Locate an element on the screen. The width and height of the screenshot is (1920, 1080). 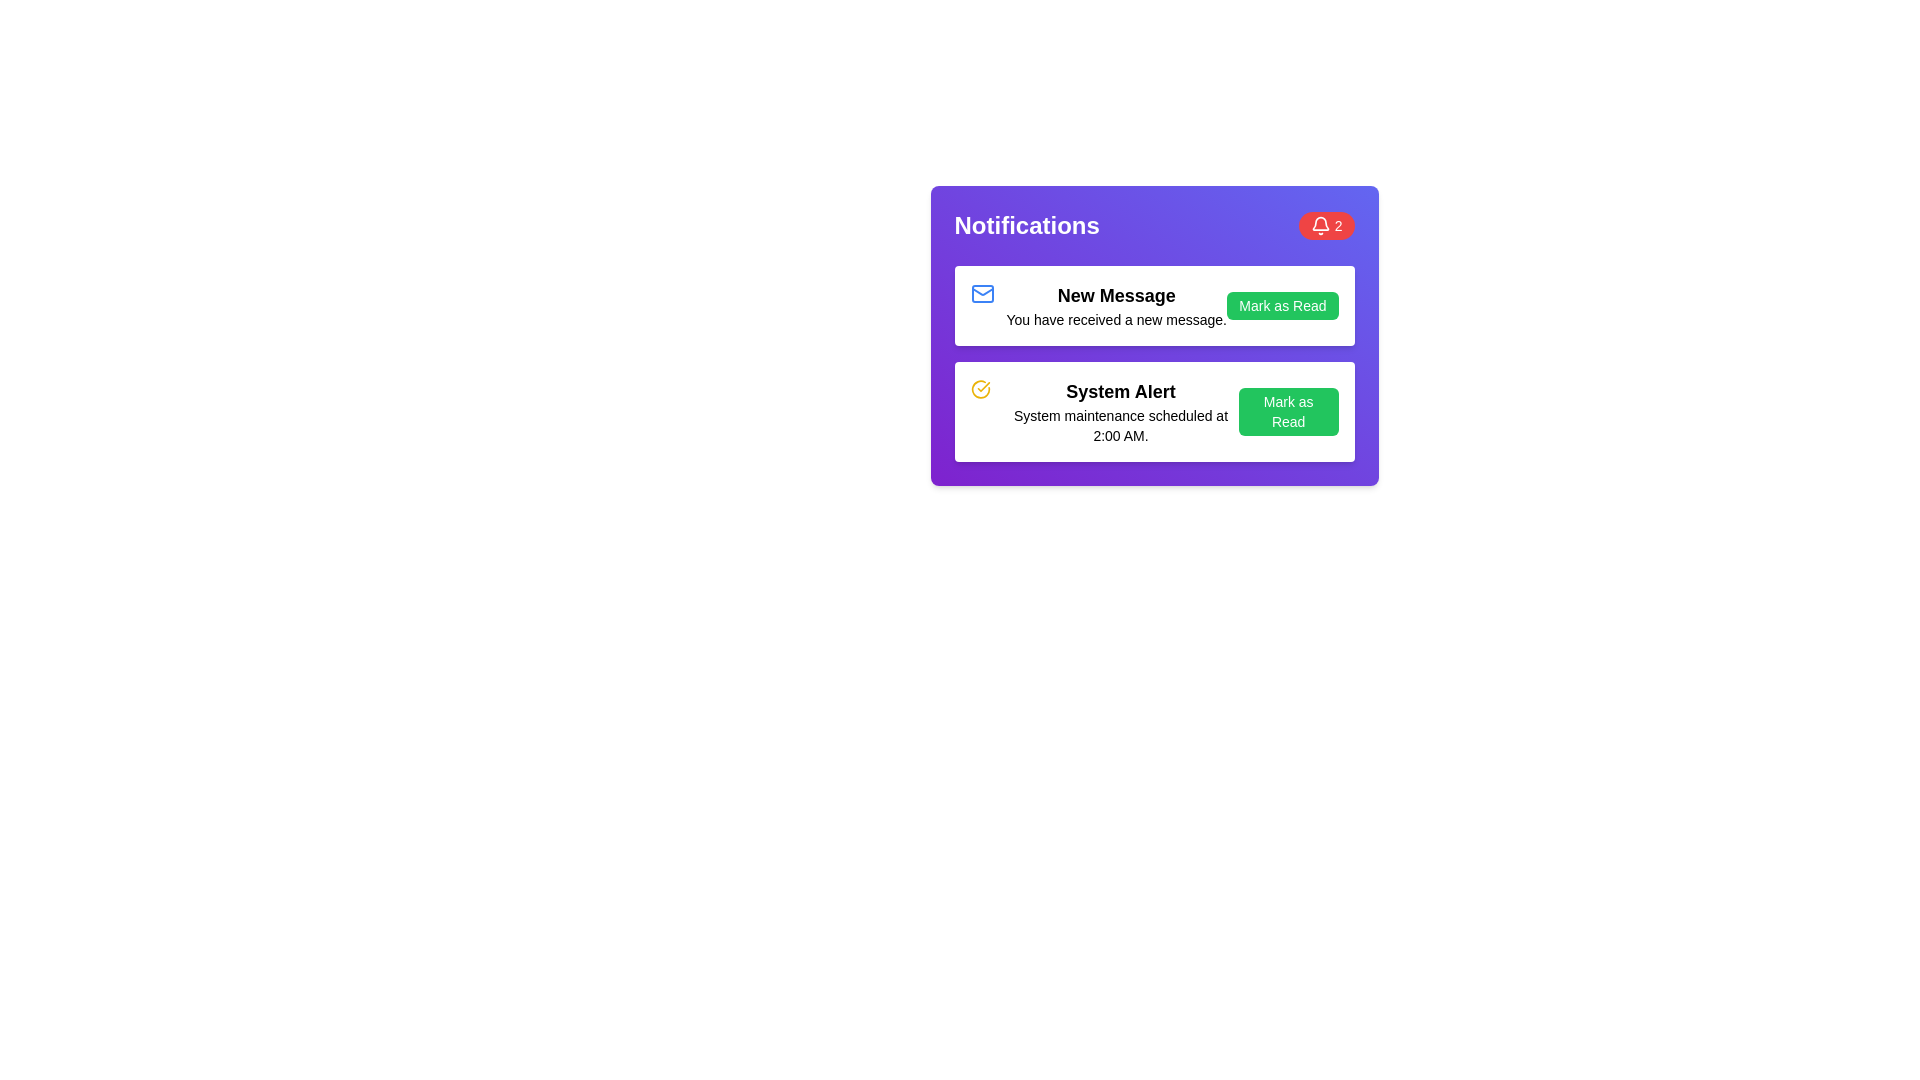
the static icon indicating a successfully processed or verified system event in the 'System Alert' notification row is located at coordinates (980, 389).